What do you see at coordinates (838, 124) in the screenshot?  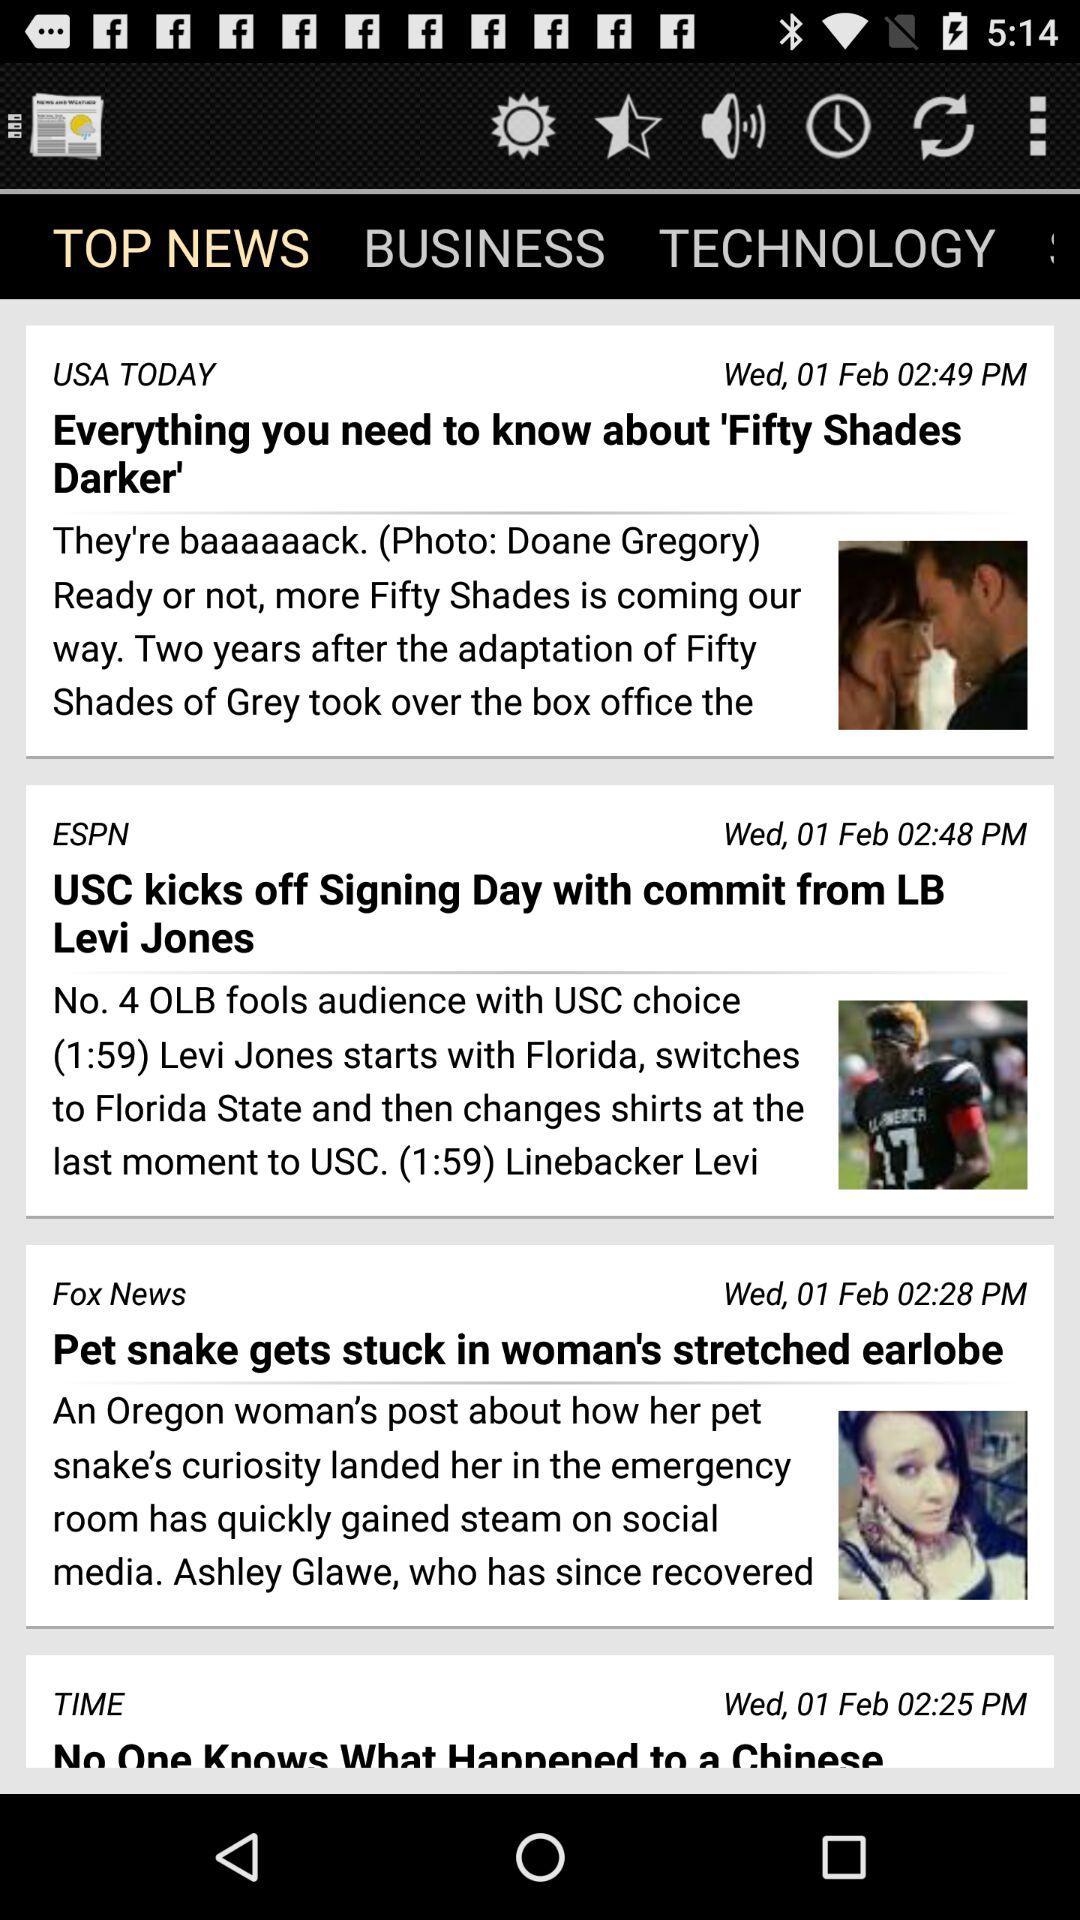 I see `time` at bounding box center [838, 124].